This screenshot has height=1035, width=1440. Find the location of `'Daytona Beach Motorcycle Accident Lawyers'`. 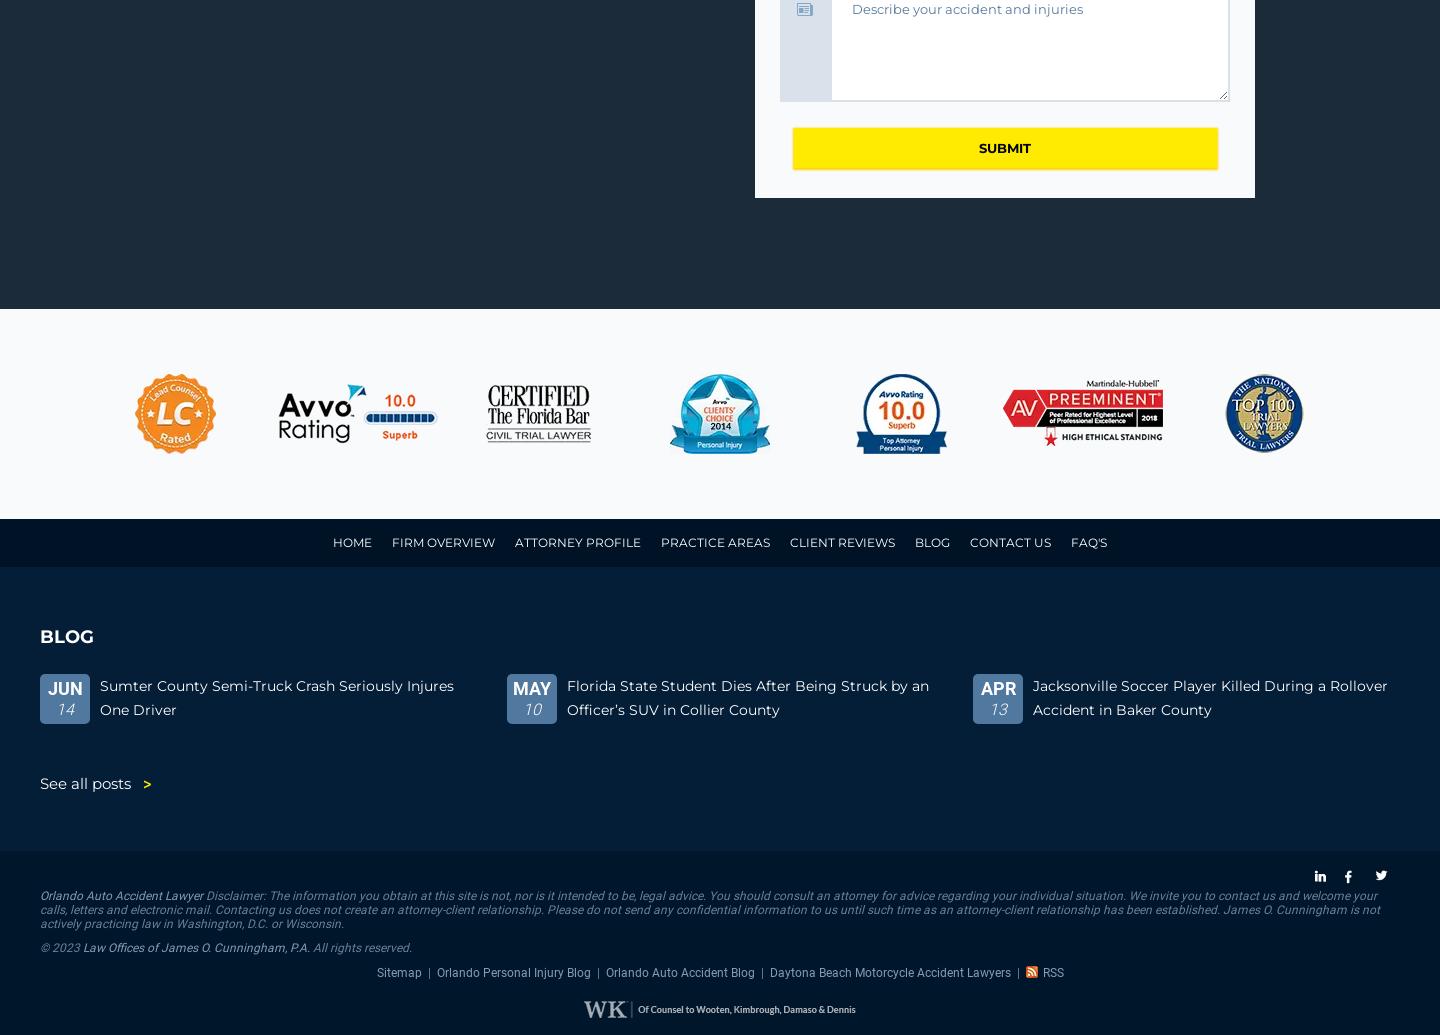

'Daytona Beach Motorcycle Accident Lawyers' is located at coordinates (767, 972).